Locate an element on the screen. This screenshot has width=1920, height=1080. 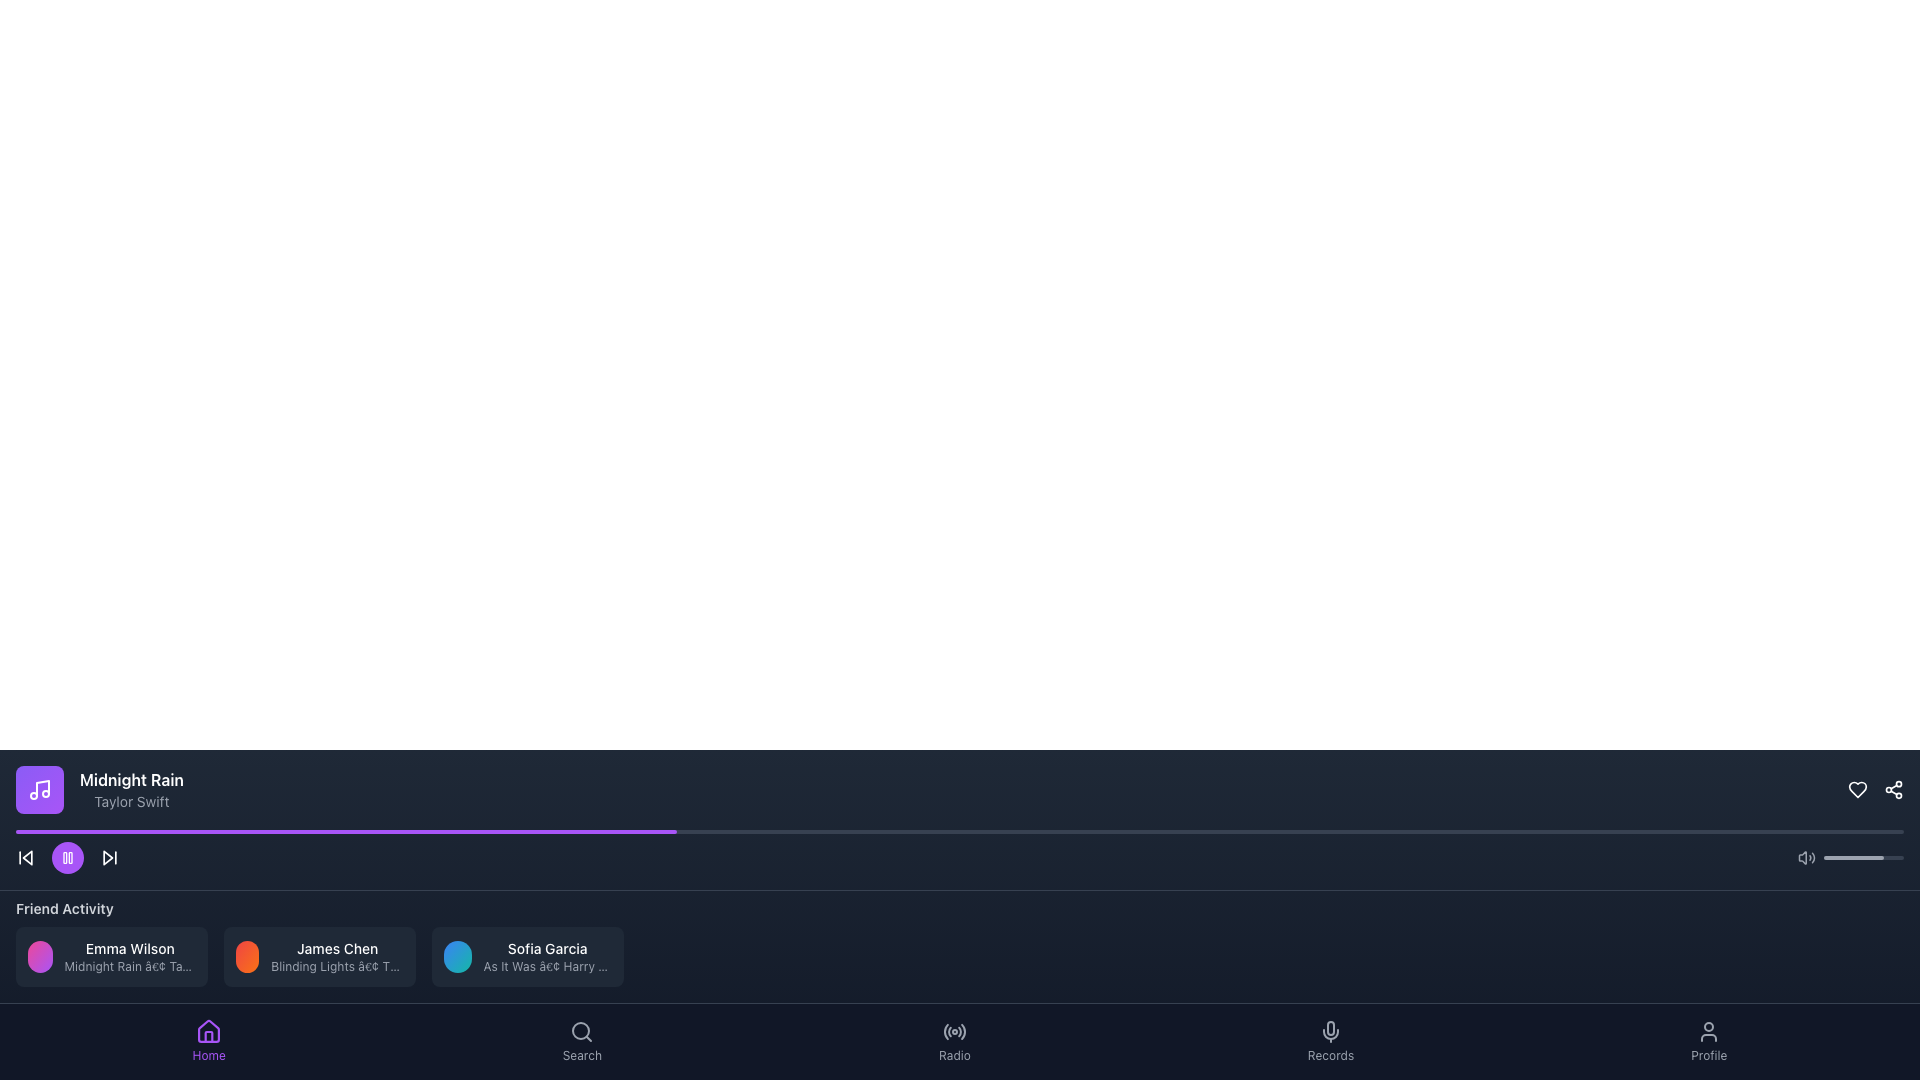
the static text element displaying 'Taylor Swift', which is styled in gray and positioned below 'Midnight Rain' in a dark-themed interface is located at coordinates (130, 801).